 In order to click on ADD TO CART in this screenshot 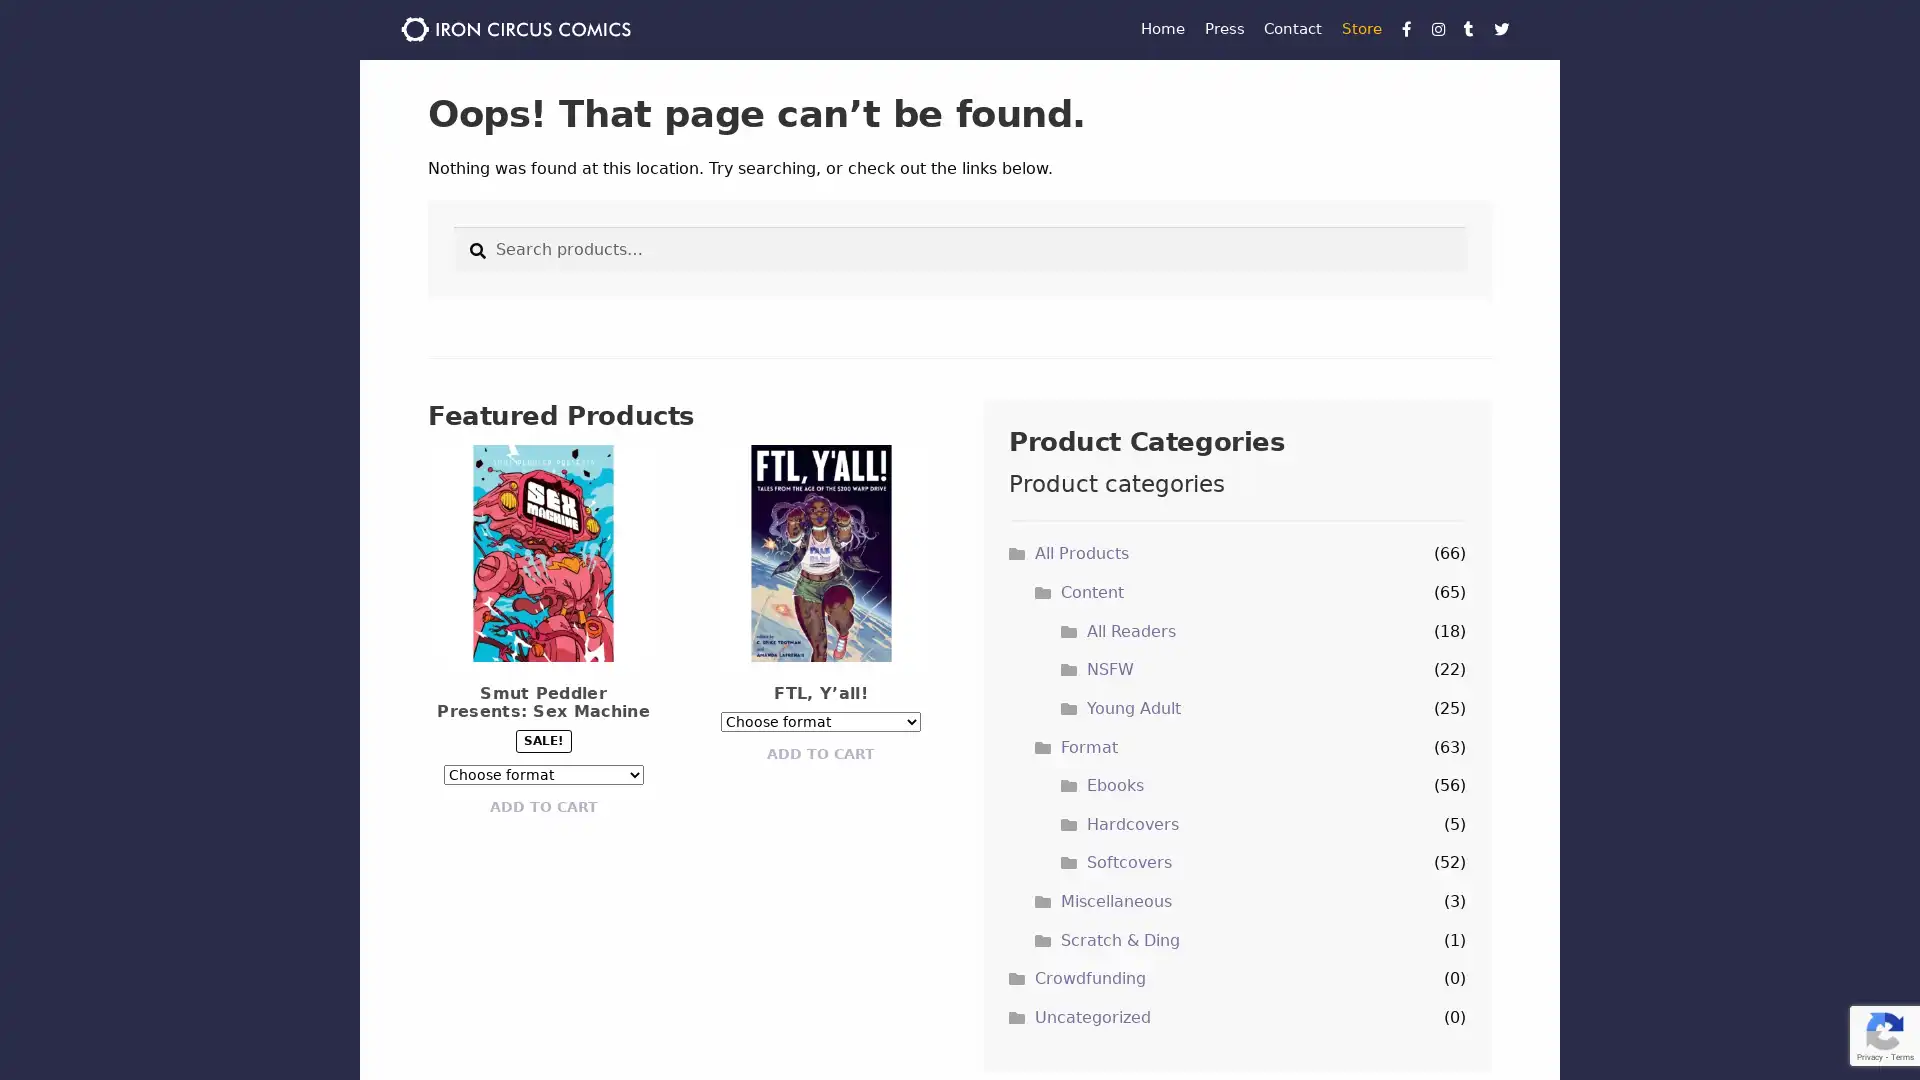, I will do `click(820, 753)`.